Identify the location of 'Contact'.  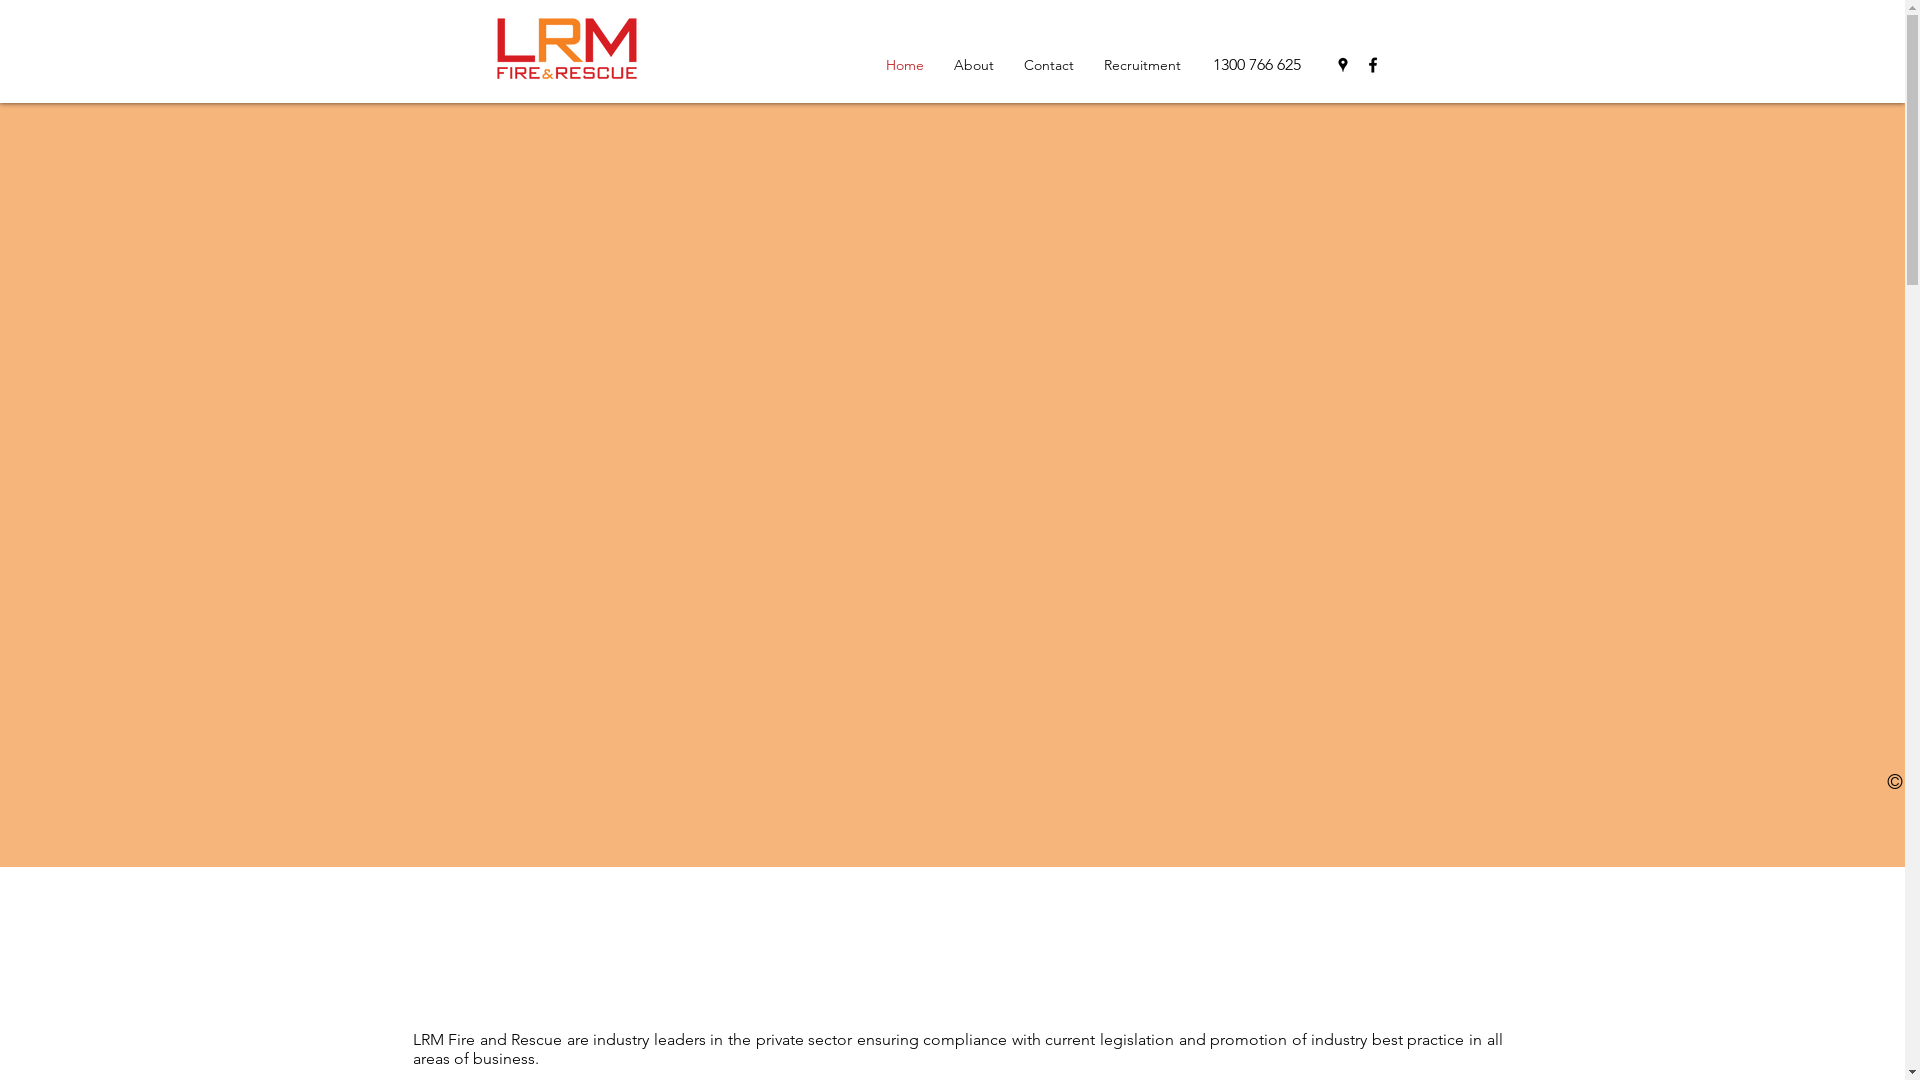
(1046, 64).